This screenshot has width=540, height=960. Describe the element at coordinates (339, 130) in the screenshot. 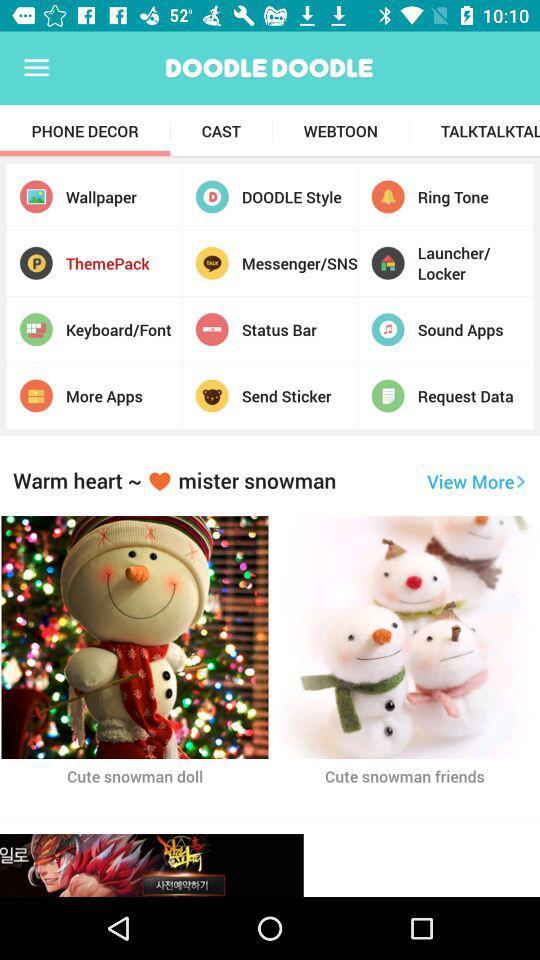

I see `icon next to the cast app` at that location.